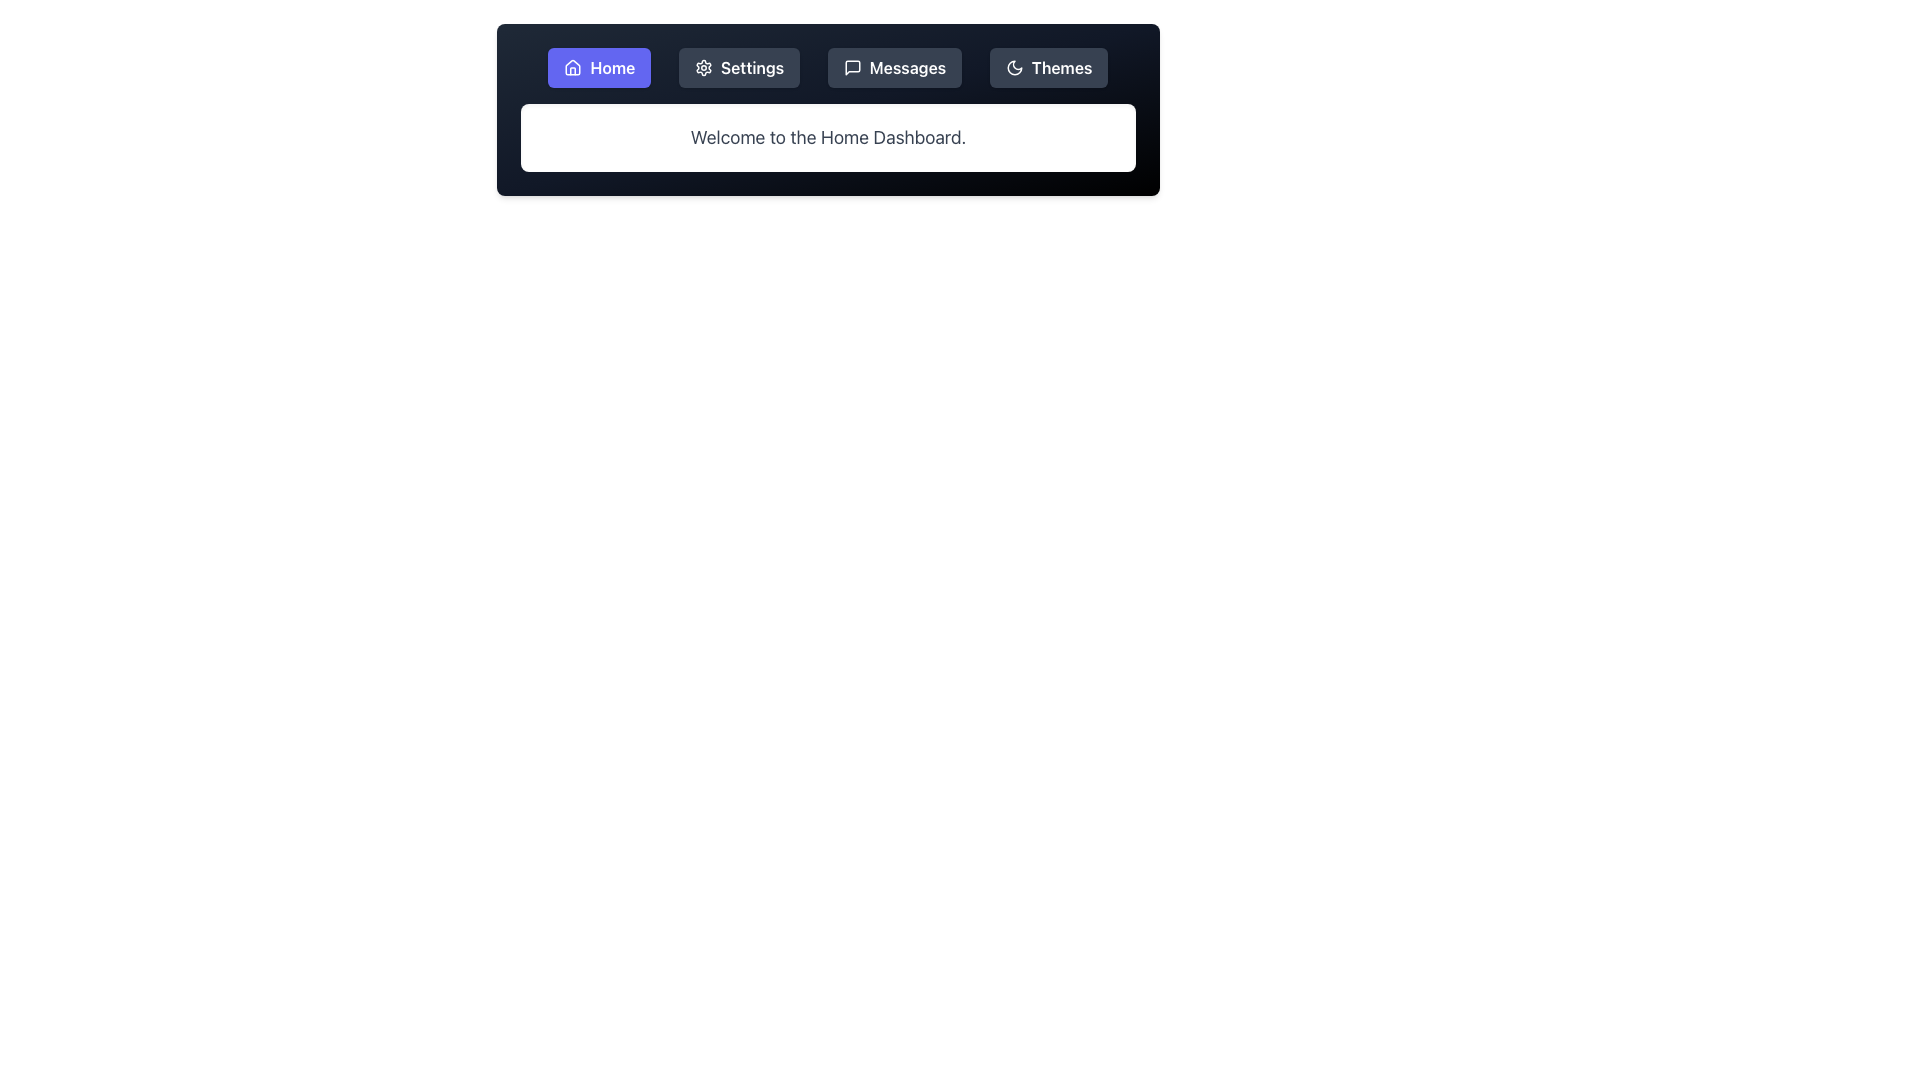 This screenshot has width=1920, height=1080. Describe the element at coordinates (852, 67) in the screenshot. I see `the speech bubble icon in the navigation bar` at that location.